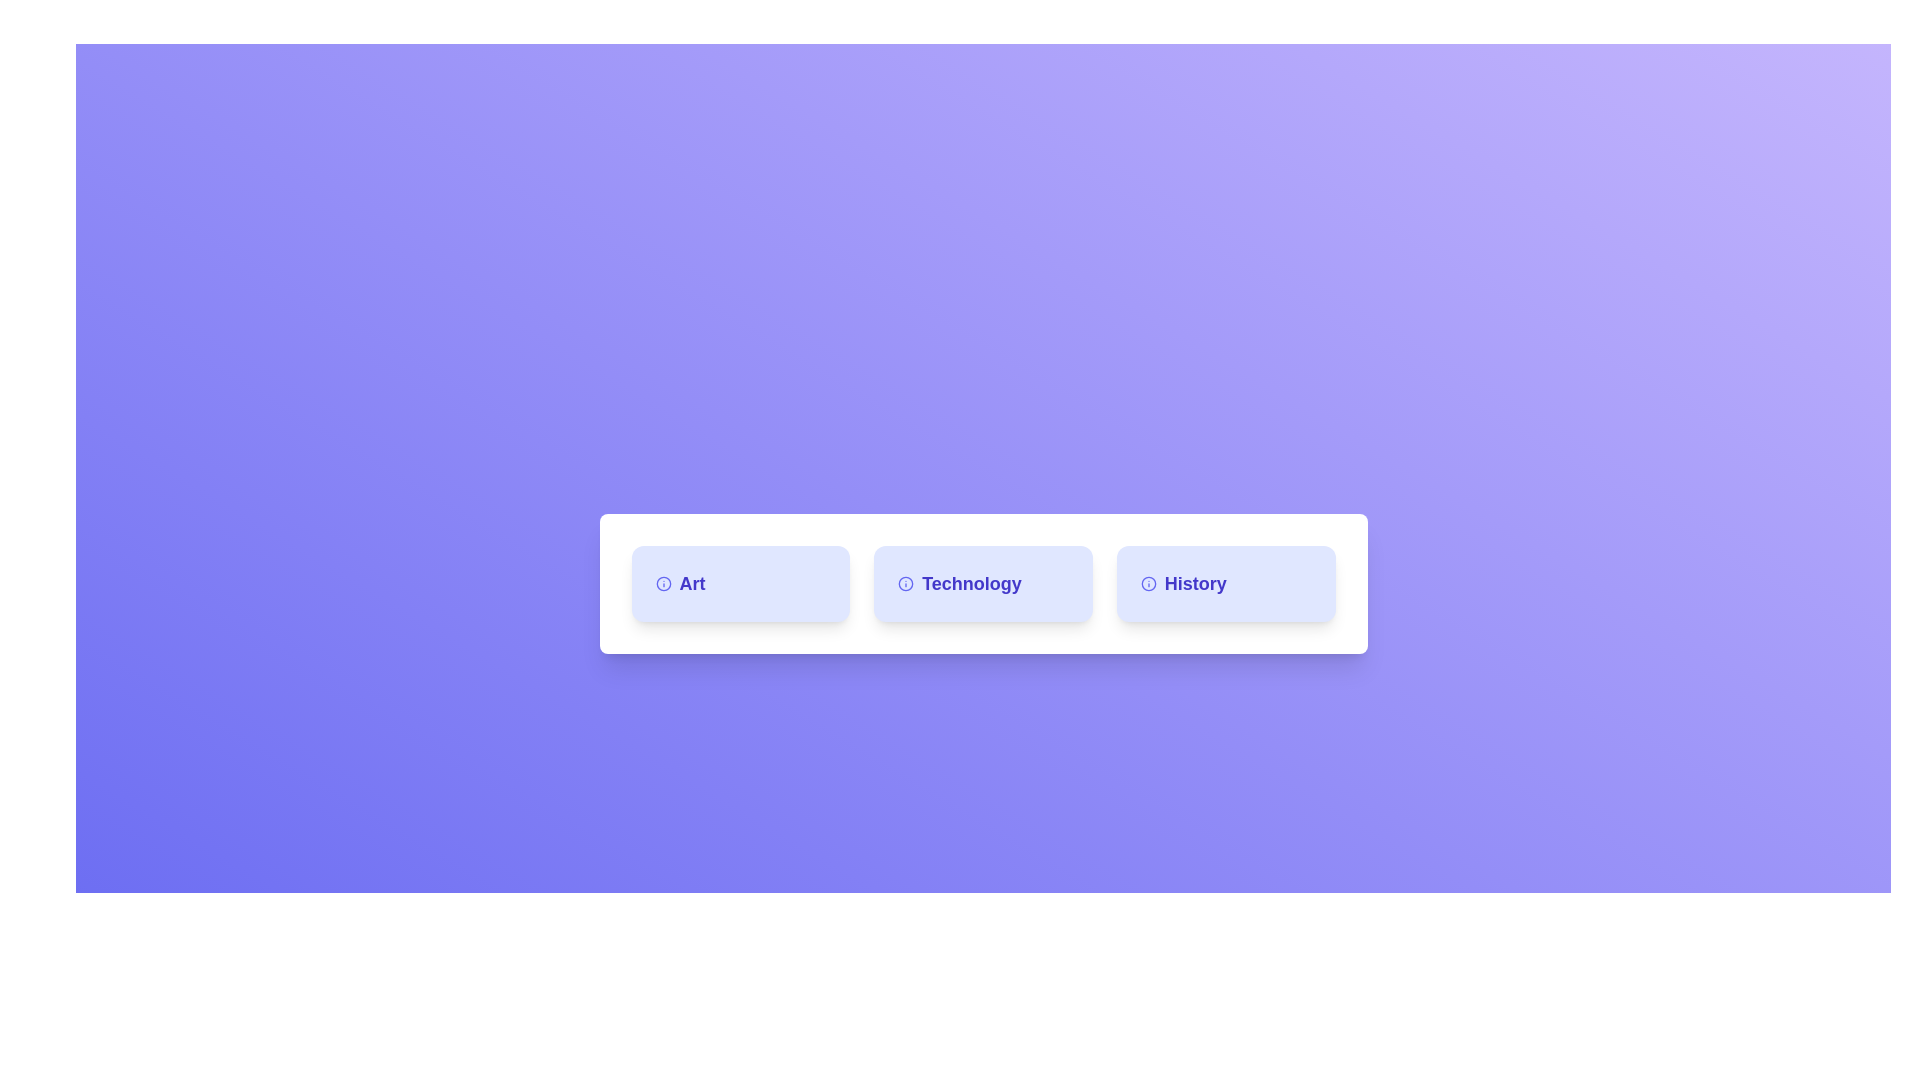  What do you see at coordinates (905, 583) in the screenshot?
I see `the circular indigo icon located inside the 'Technology' button to interact with it` at bounding box center [905, 583].